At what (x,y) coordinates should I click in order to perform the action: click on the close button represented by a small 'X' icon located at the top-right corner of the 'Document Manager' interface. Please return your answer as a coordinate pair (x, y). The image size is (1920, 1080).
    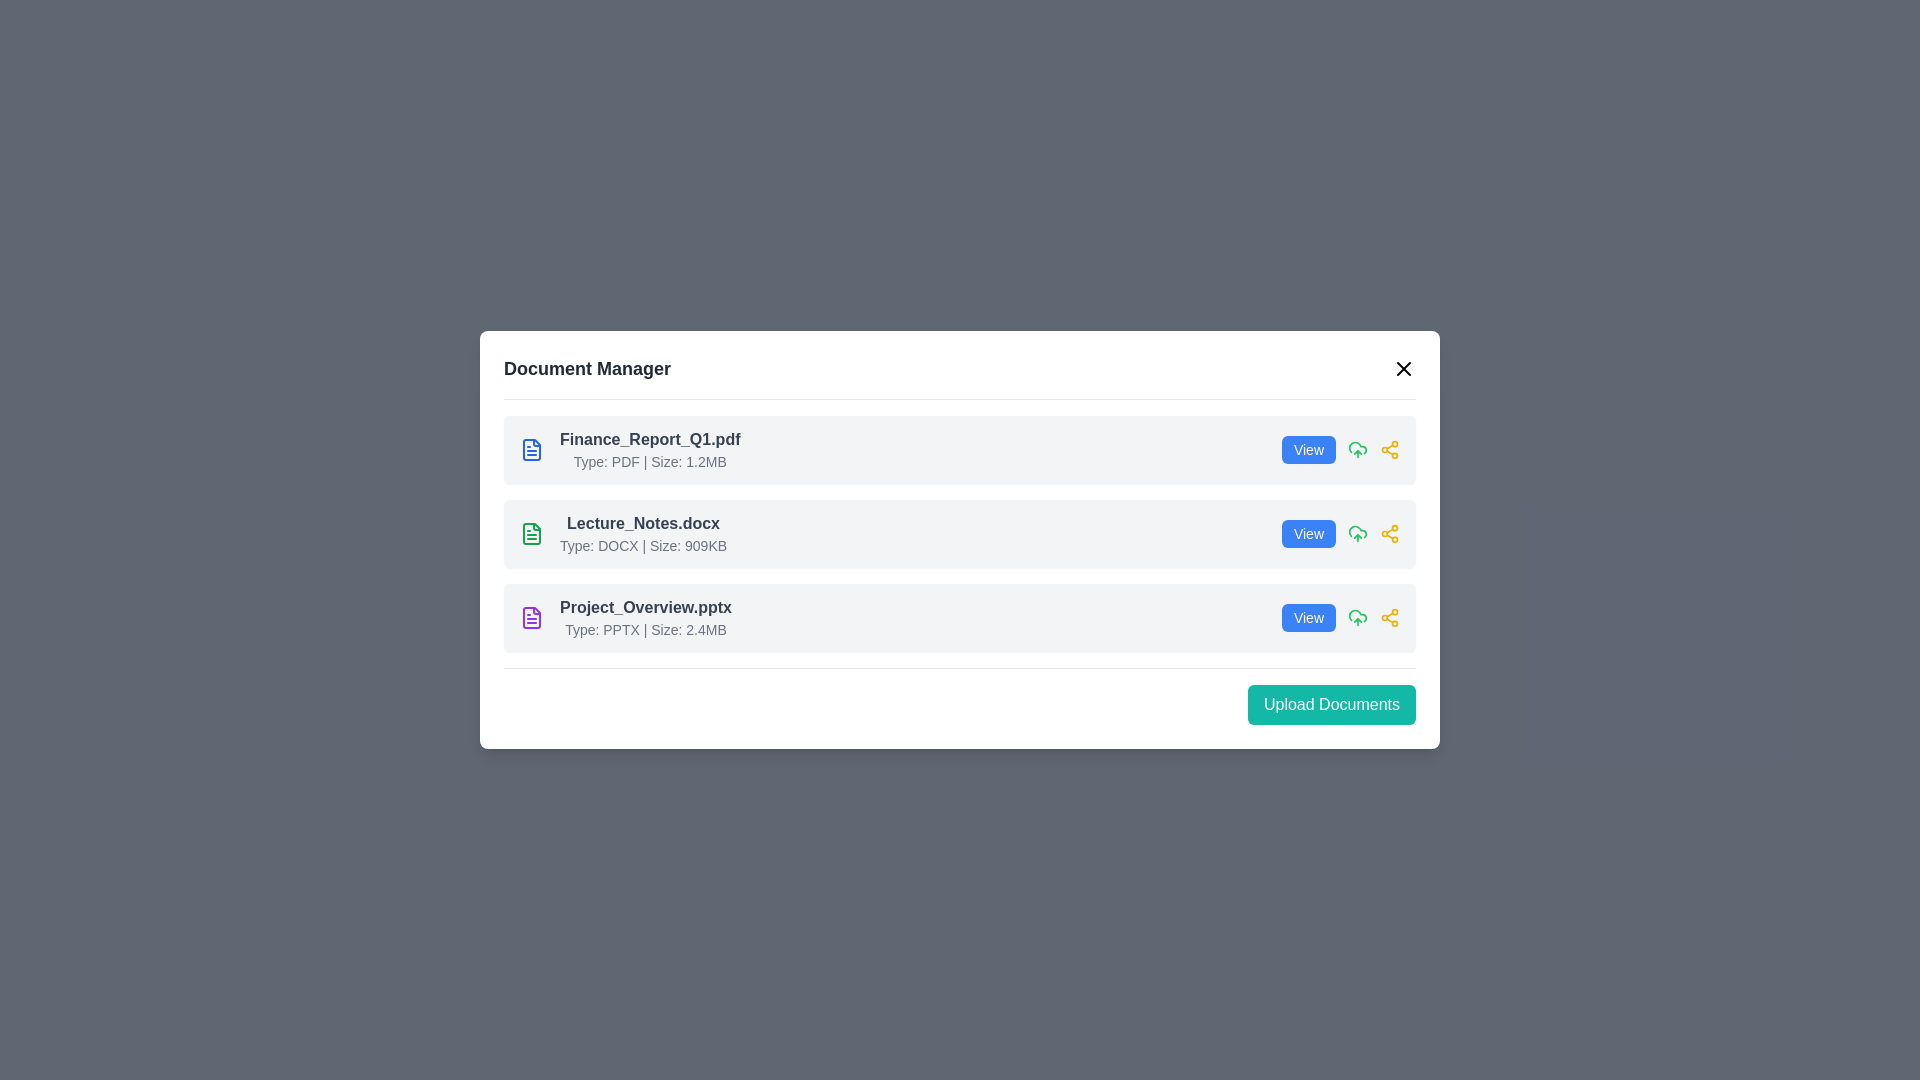
    Looking at the image, I should click on (1402, 369).